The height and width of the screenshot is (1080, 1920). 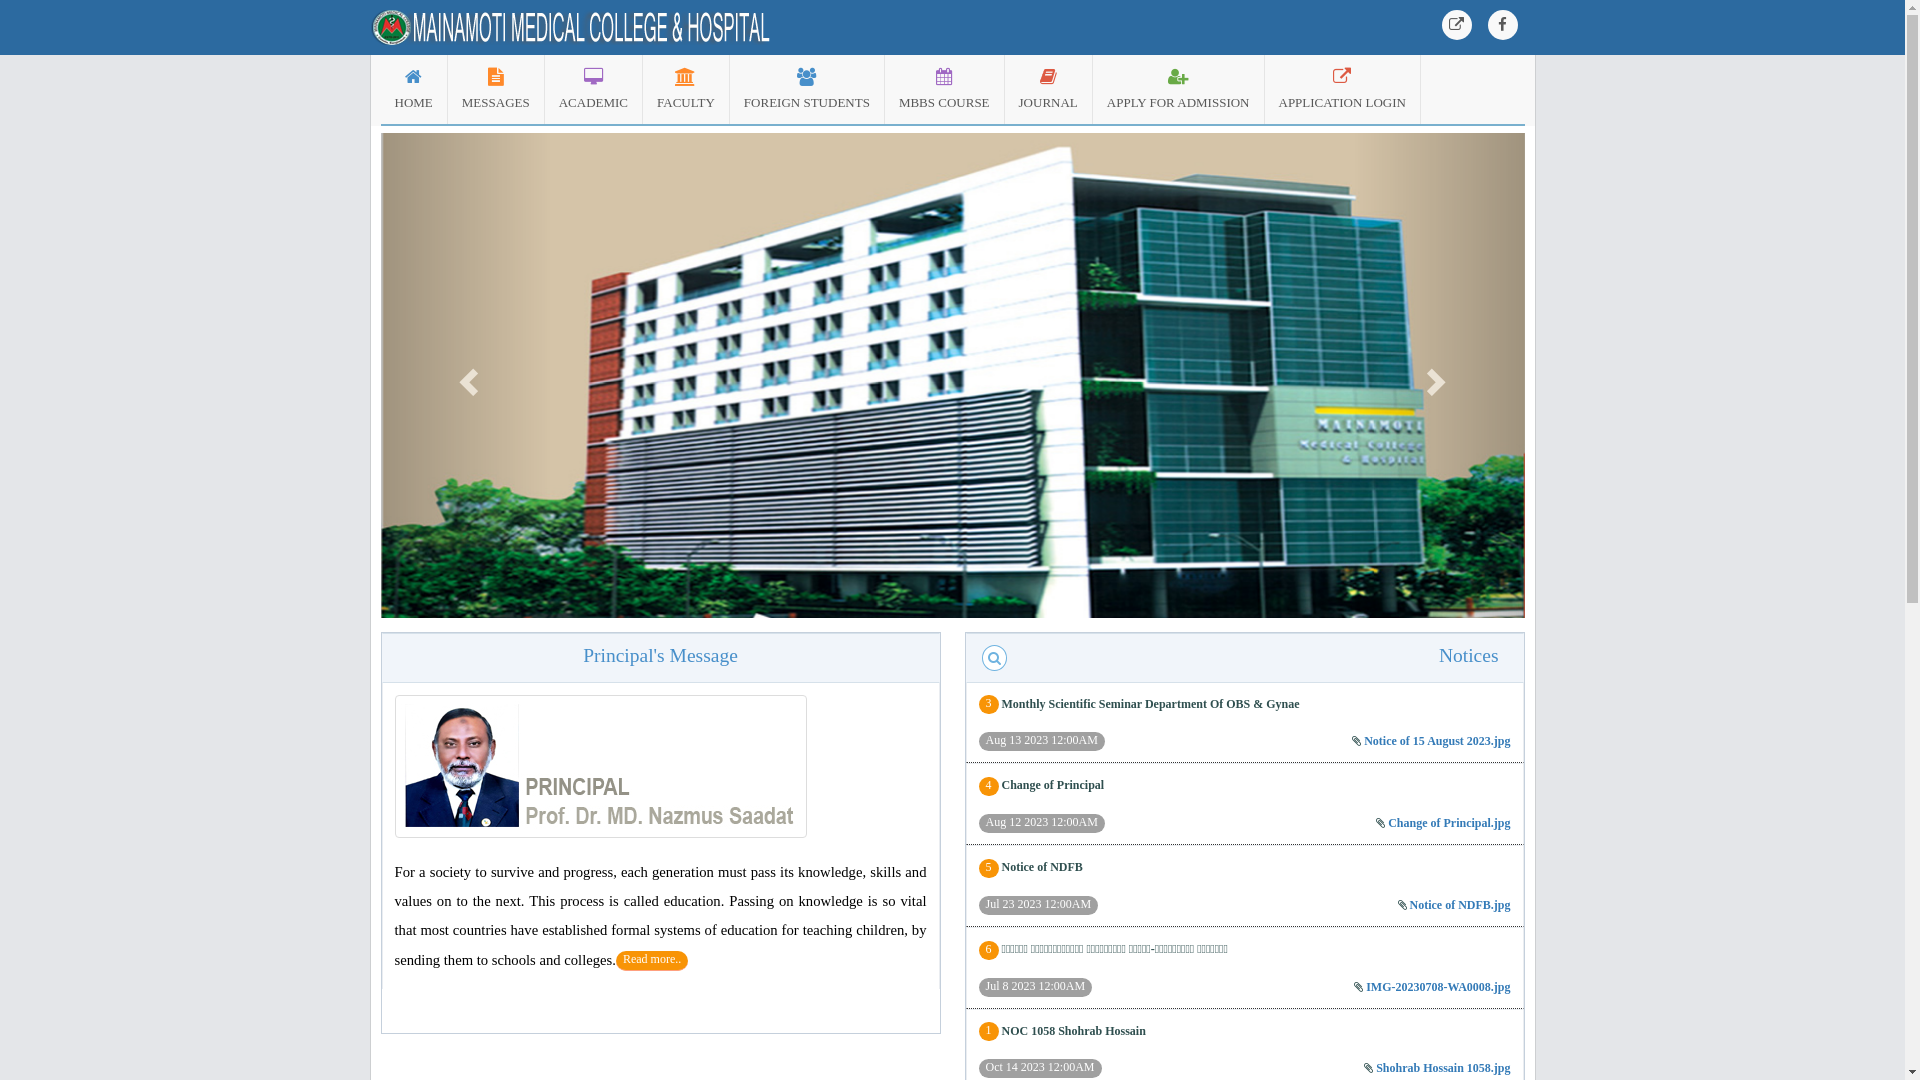 I want to click on 'FOREIGN STUDENTS', so click(x=728, y=88).